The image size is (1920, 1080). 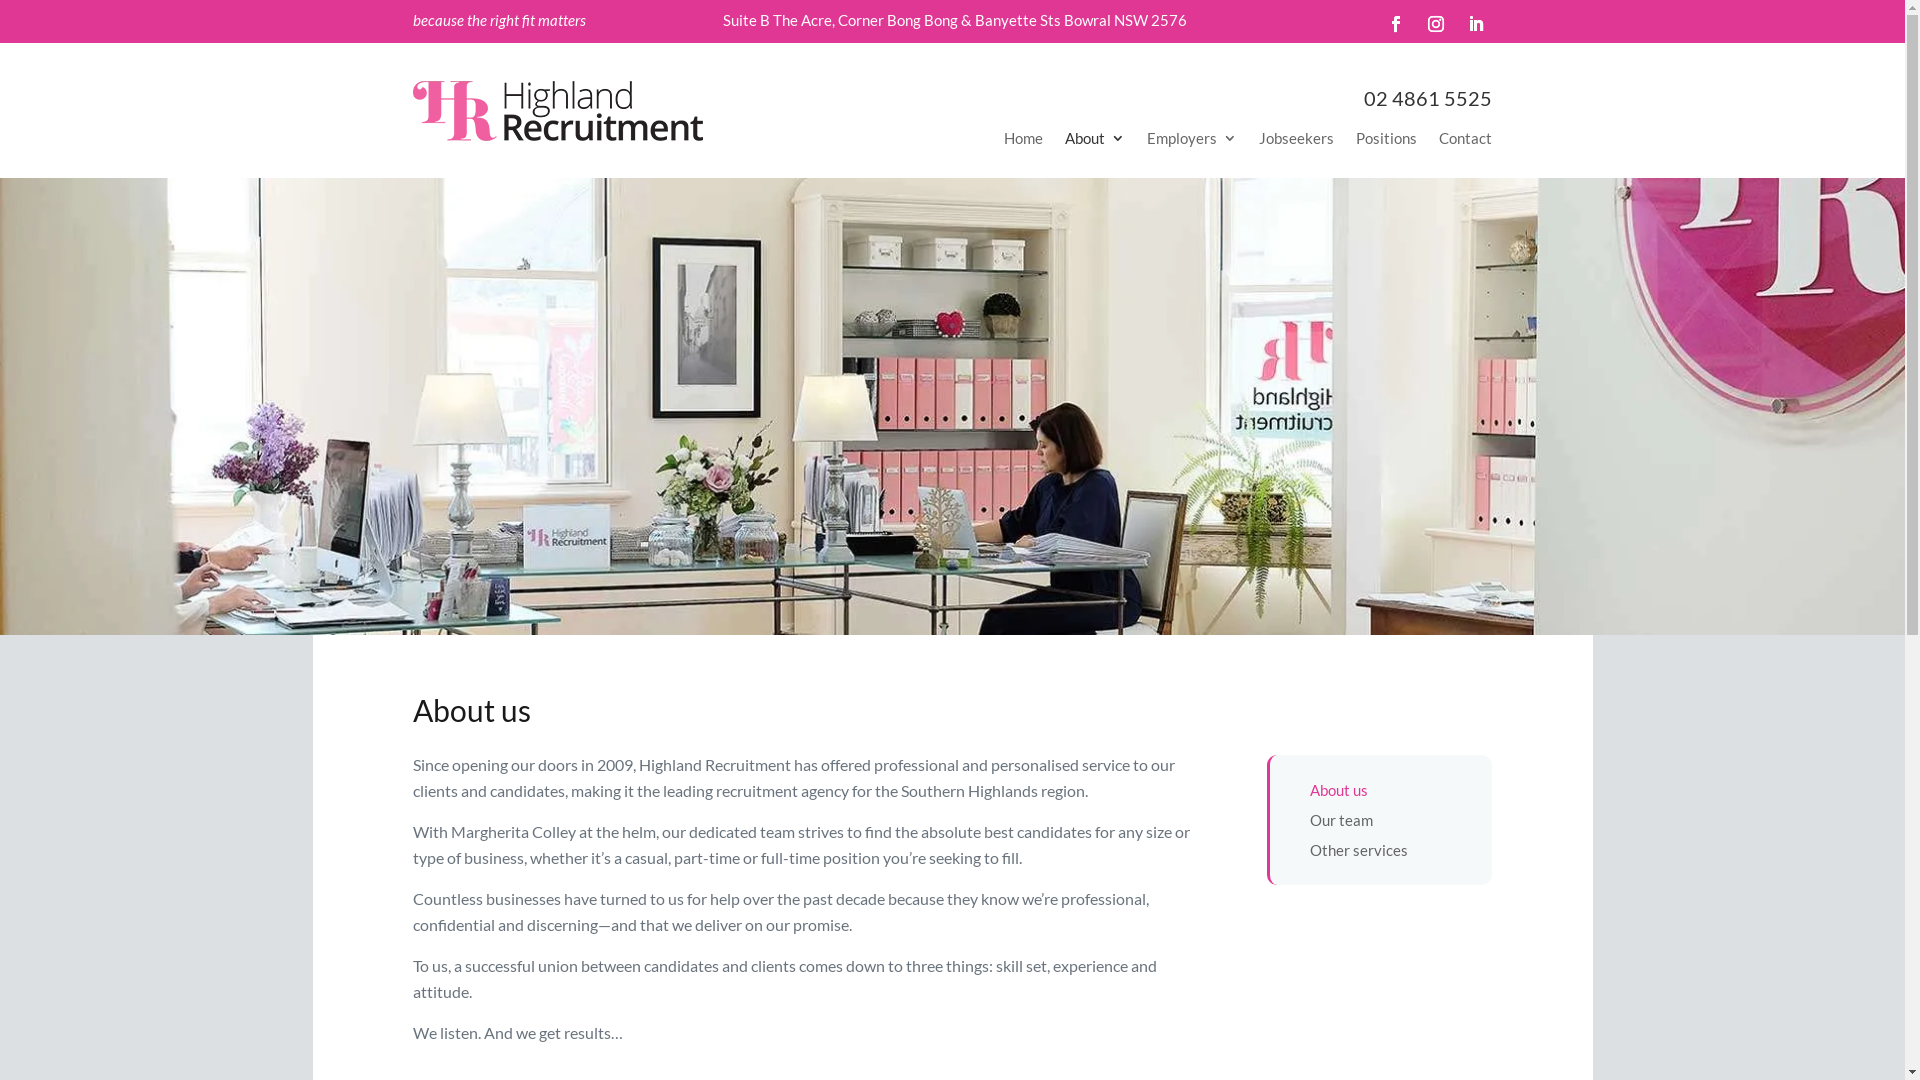 What do you see at coordinates (1147, 141) in the screenshot?
I see `'Employers'` at bounding box center [1147, 141].